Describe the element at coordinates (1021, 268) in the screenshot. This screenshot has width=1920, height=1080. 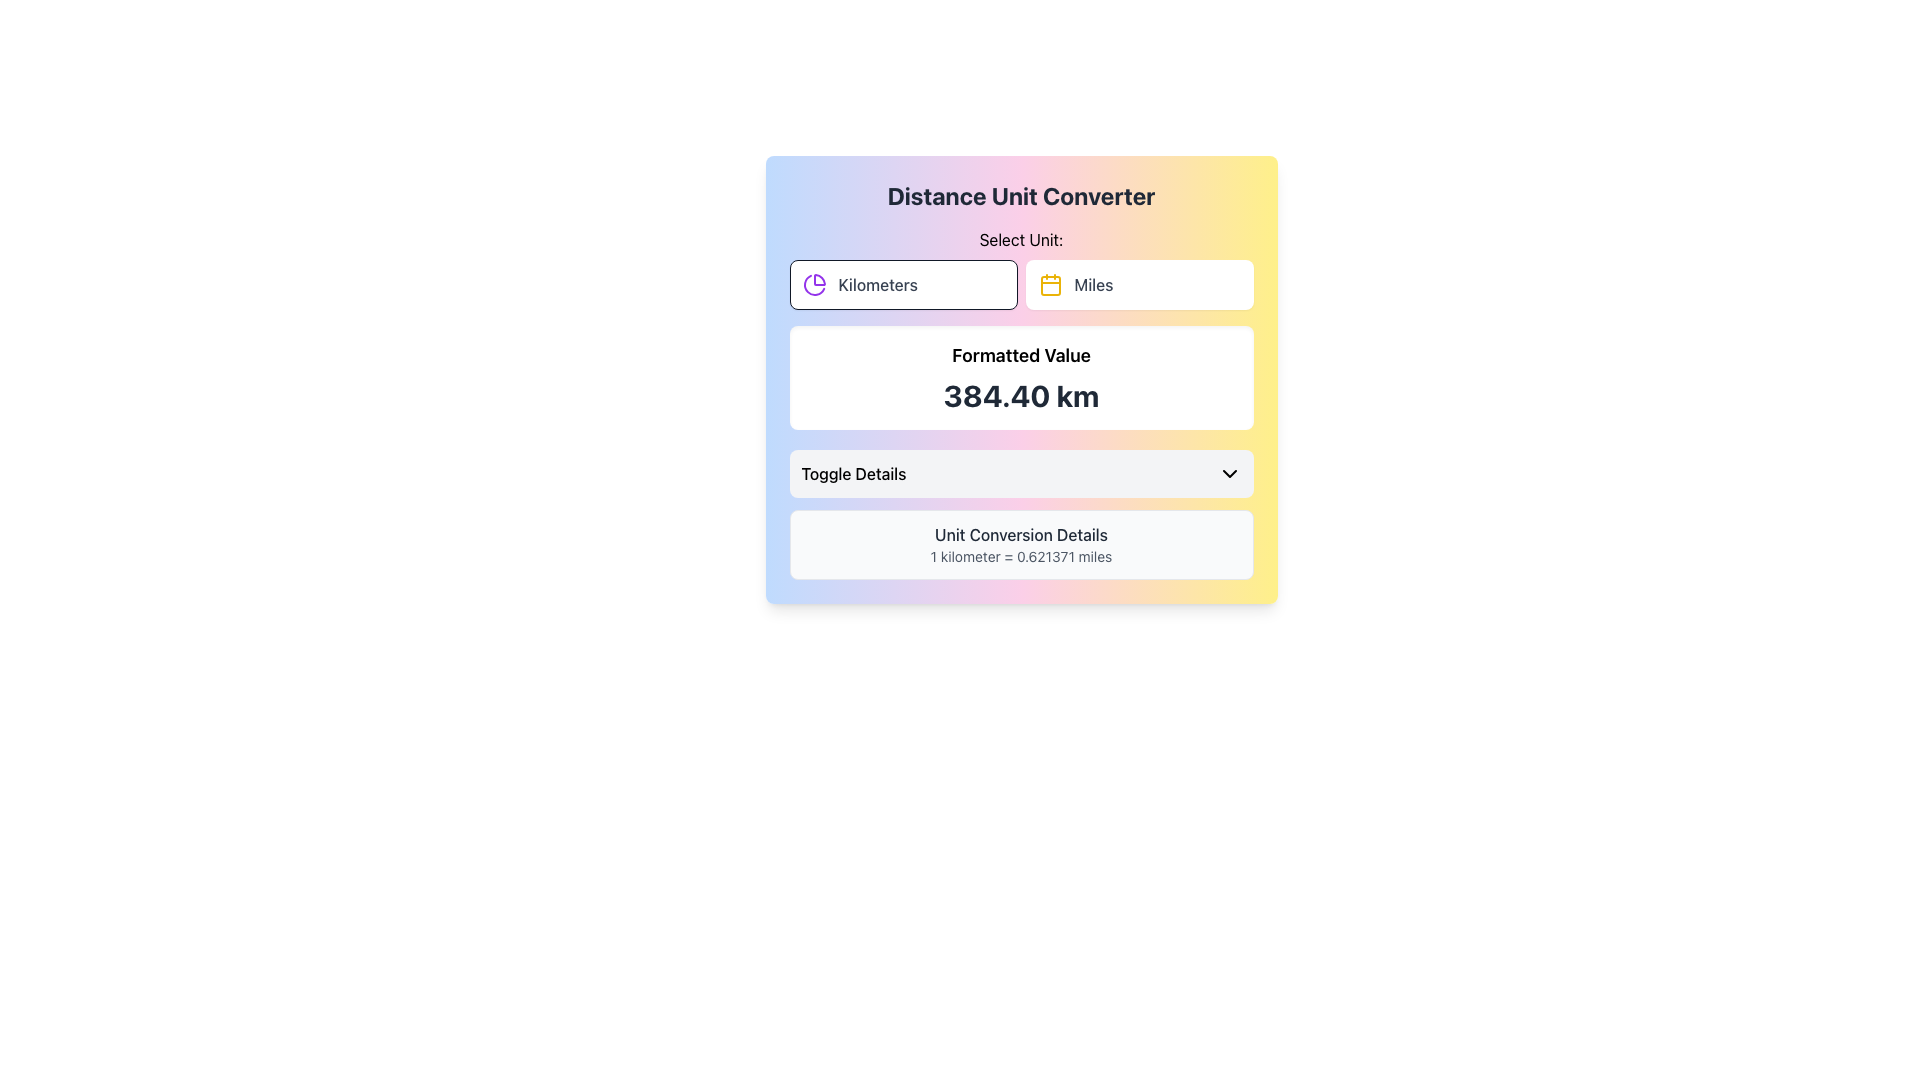
I see `the 'Miles' option in the segmented control labeled 'Select Unit:'` at that location.